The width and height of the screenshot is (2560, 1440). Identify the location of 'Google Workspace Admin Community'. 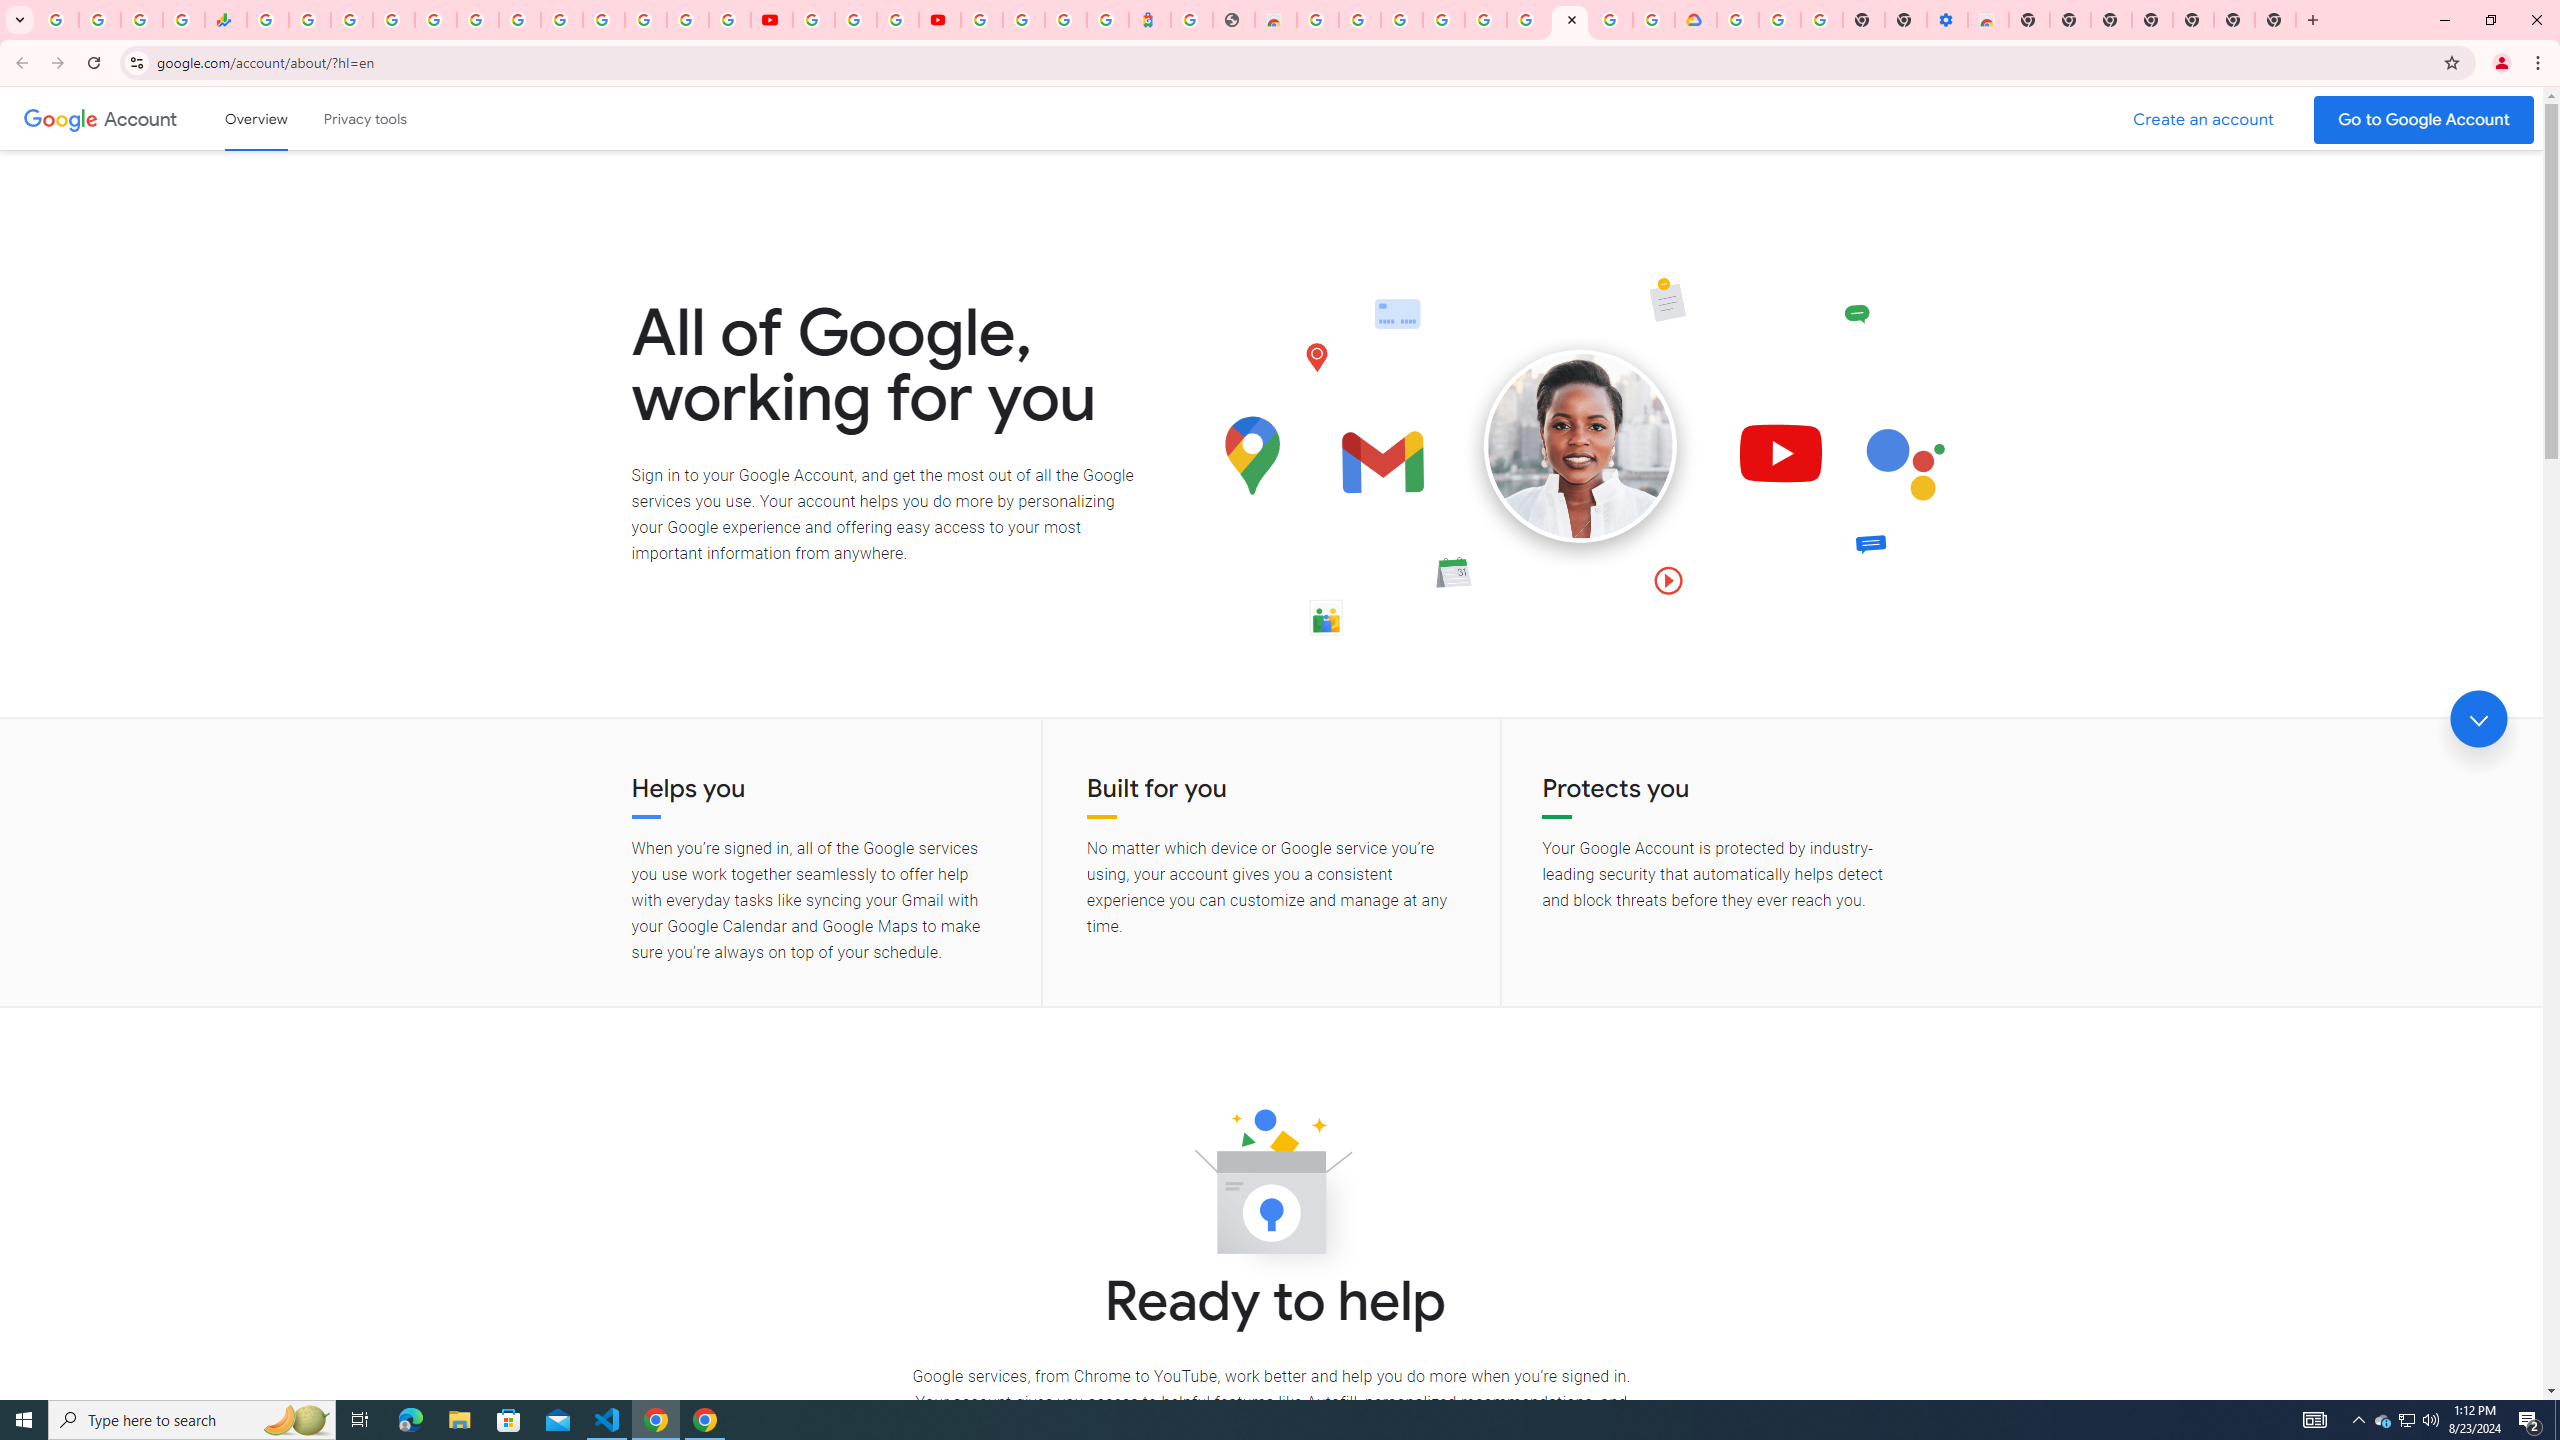
(57, 19).